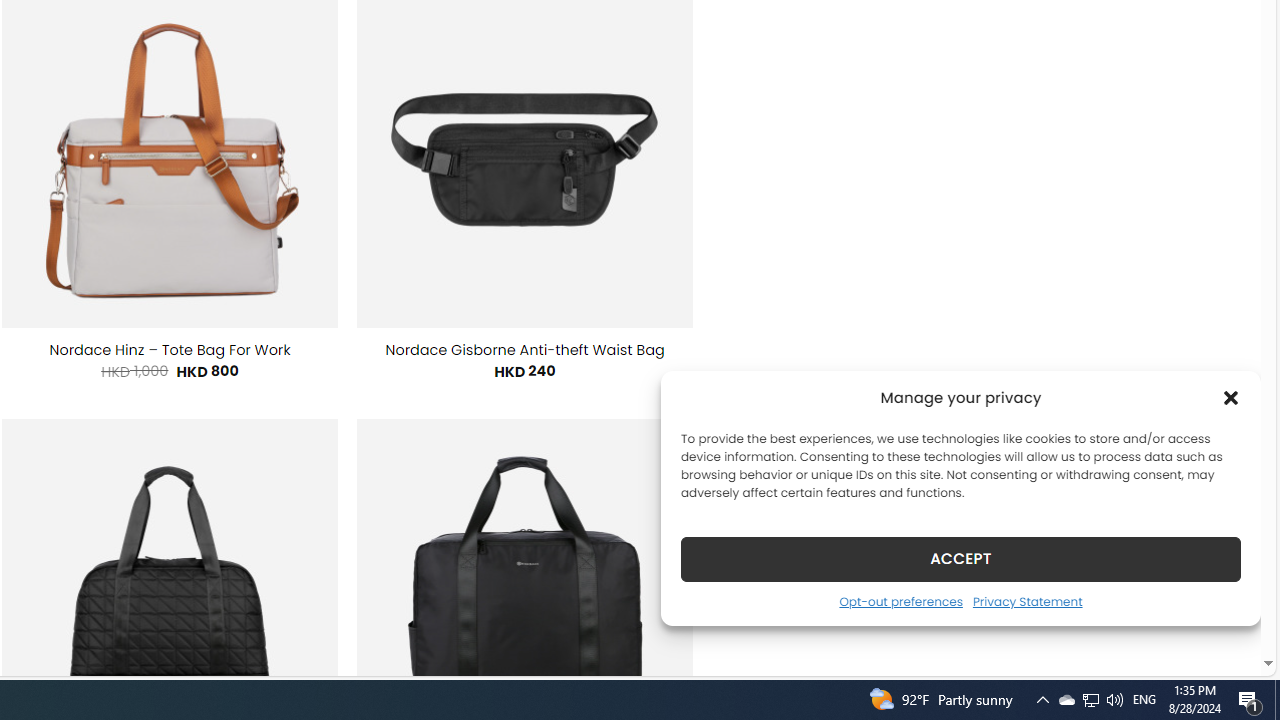 The height and width of the screenshot is (720, 1280). I want to click on 'ACCEPT', so click(961, 558).